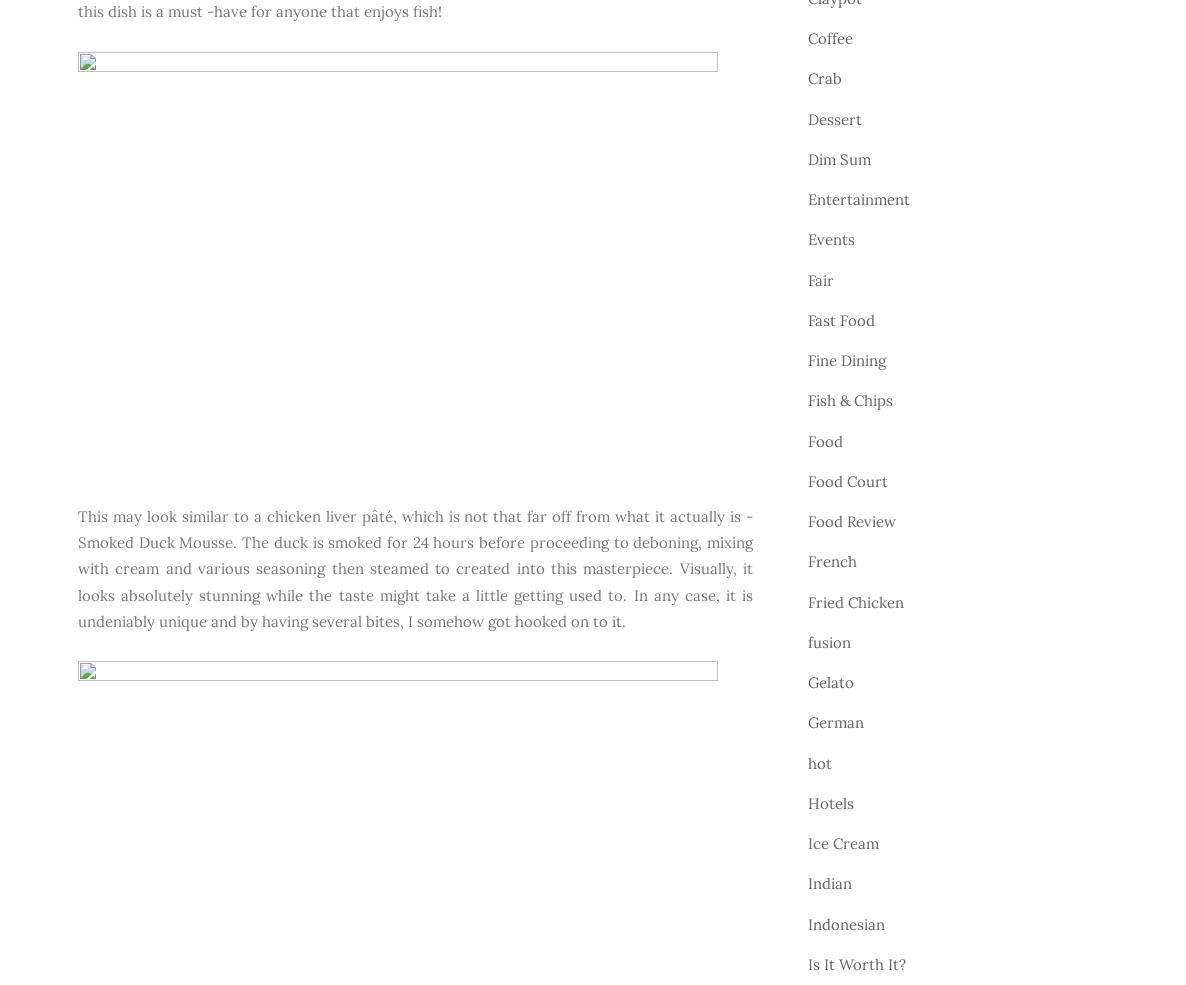 The height and width of the screenshot is (985, 1186). I want to click on 'Food Court', so click(846, 479).